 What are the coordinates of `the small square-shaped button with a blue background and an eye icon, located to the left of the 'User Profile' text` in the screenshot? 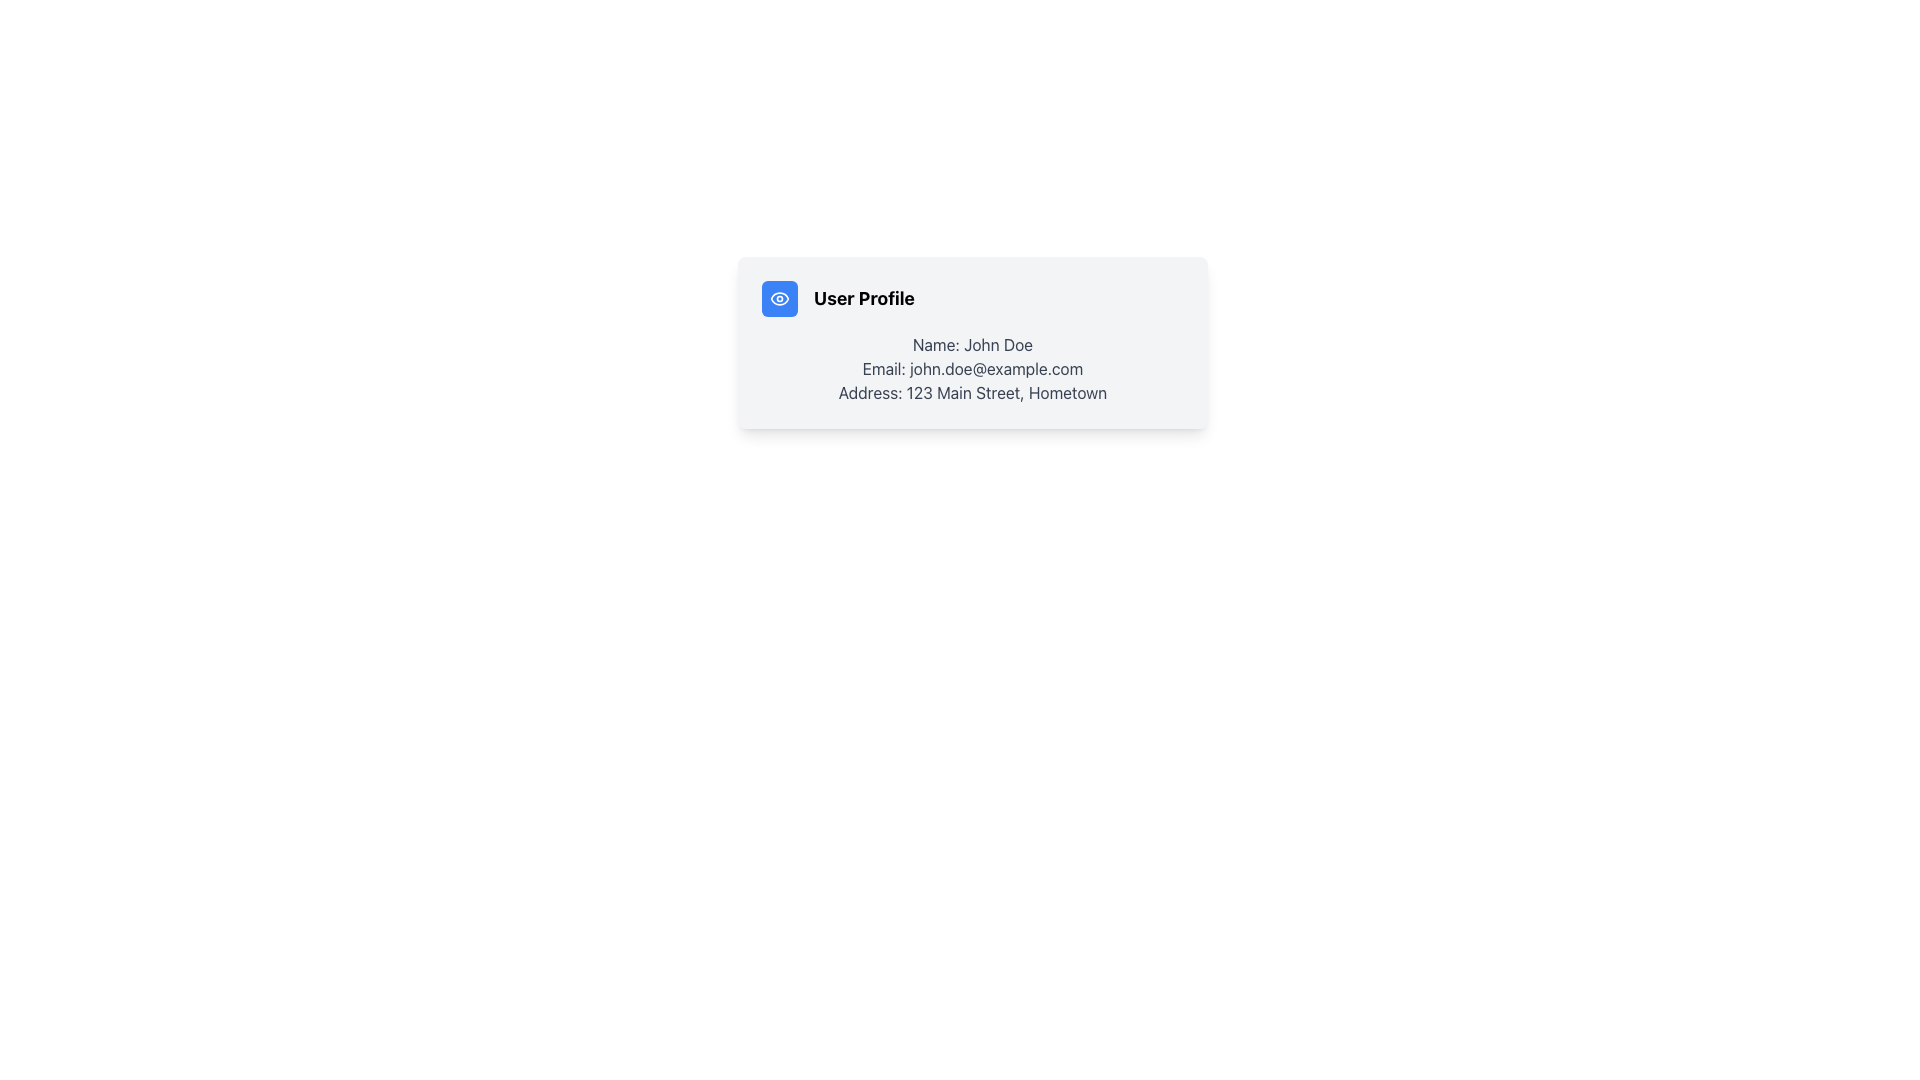 It's located at (778, 299).